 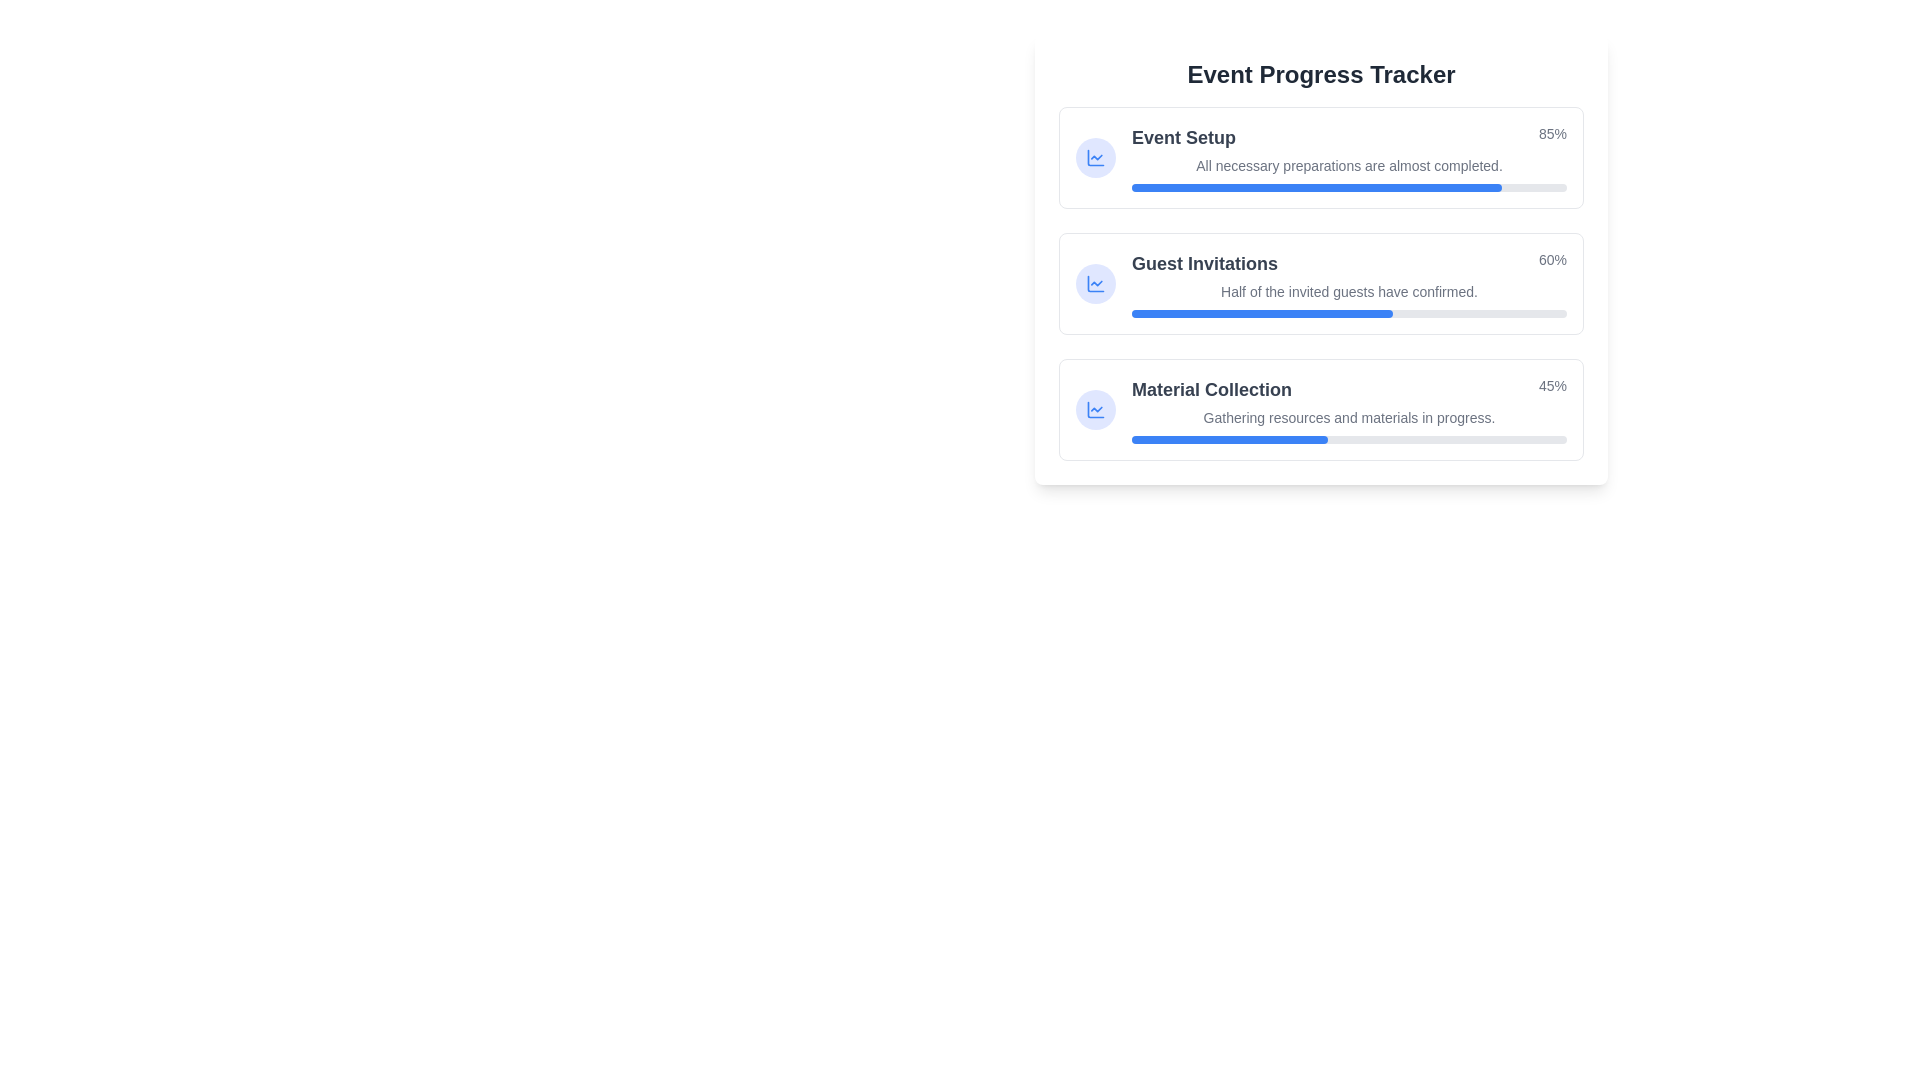 I want to click on the Progress Bar indicating 85% completion located in the 'Event Setup' section beneath the text 'All necessary preparations are almost completed.', so click(x=1349, y=188).